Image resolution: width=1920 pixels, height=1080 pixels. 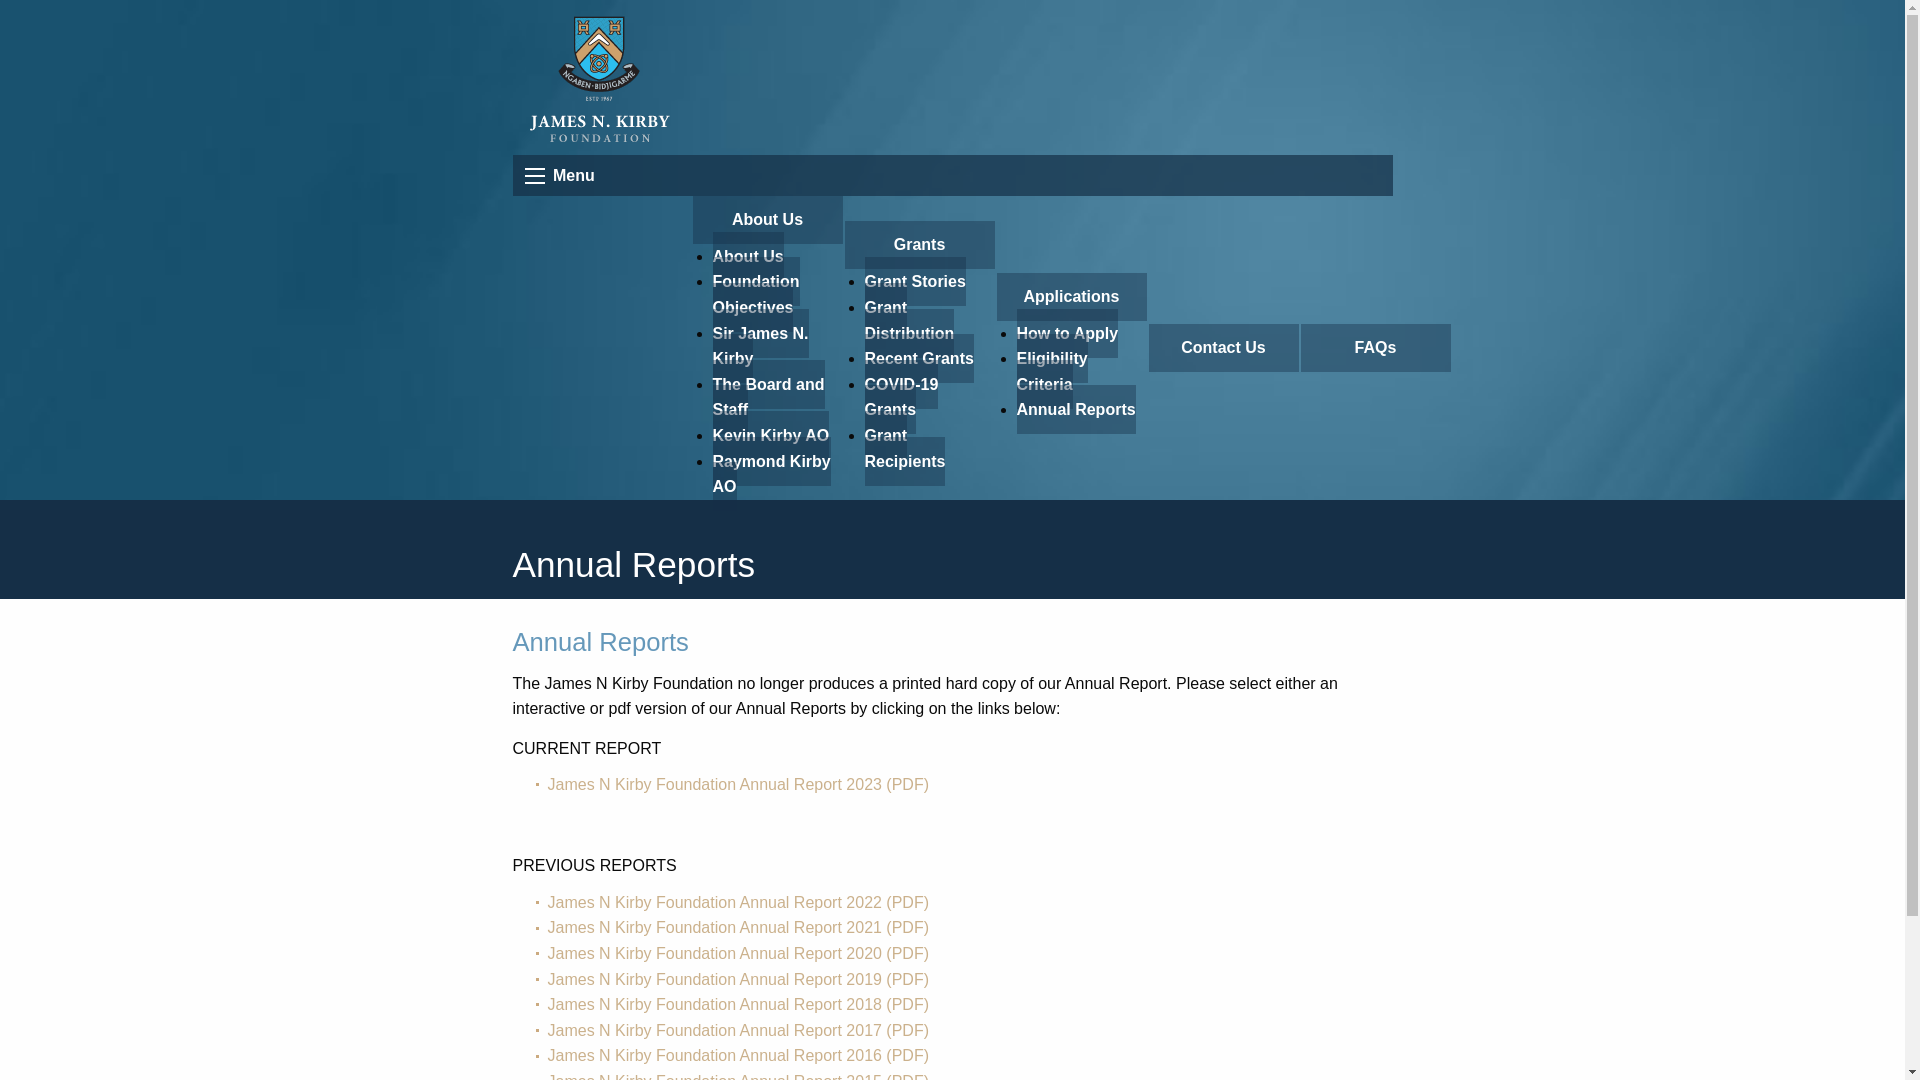 What do you see at coordinates (738, 1054) in the screenshot?
I see `'James N Kirby Foundation Annual Report 2016 (PDF)'` at bounding box center [738, 1054].